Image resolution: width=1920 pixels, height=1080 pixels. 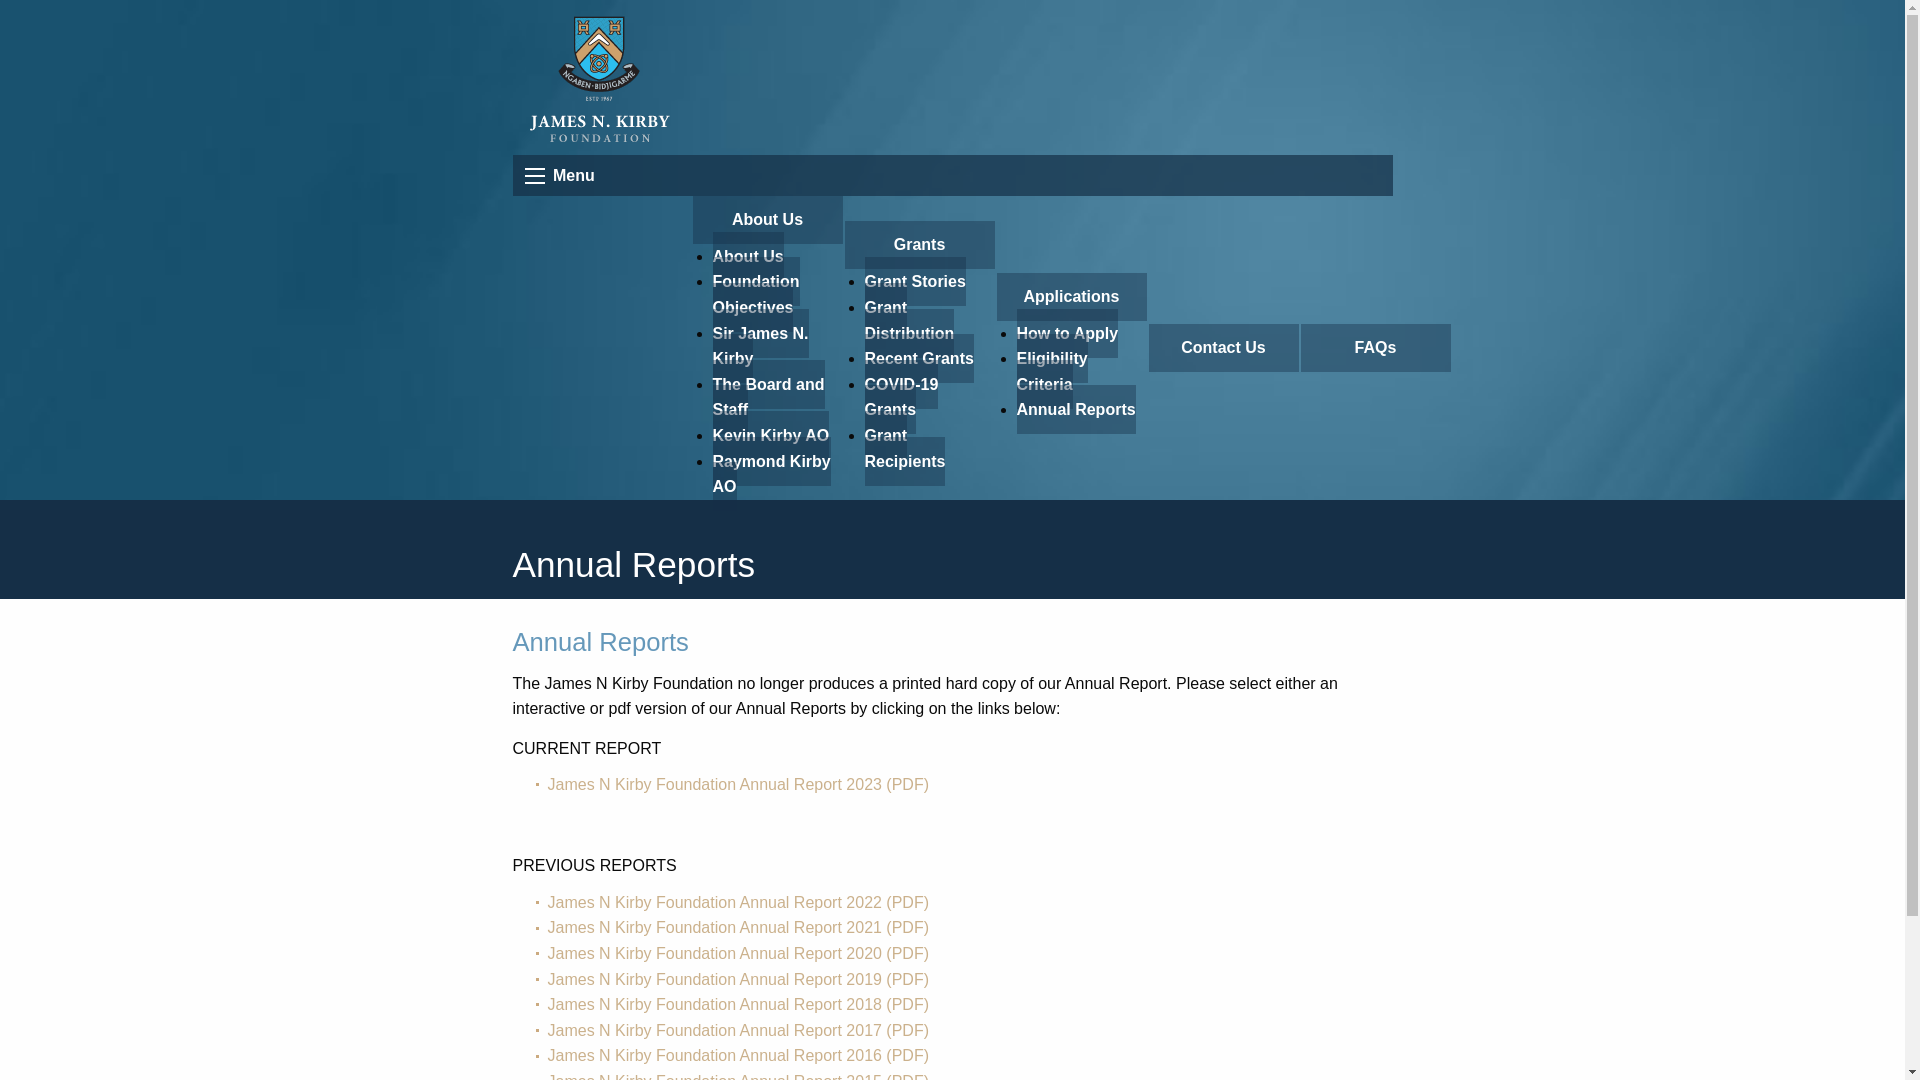 What do you see at coordinates (738, 1054) in the screenshot?
I see `'James N Kirby Foundation Annual Report 2016 (PDF)'` at bounding box center [738, 1054].